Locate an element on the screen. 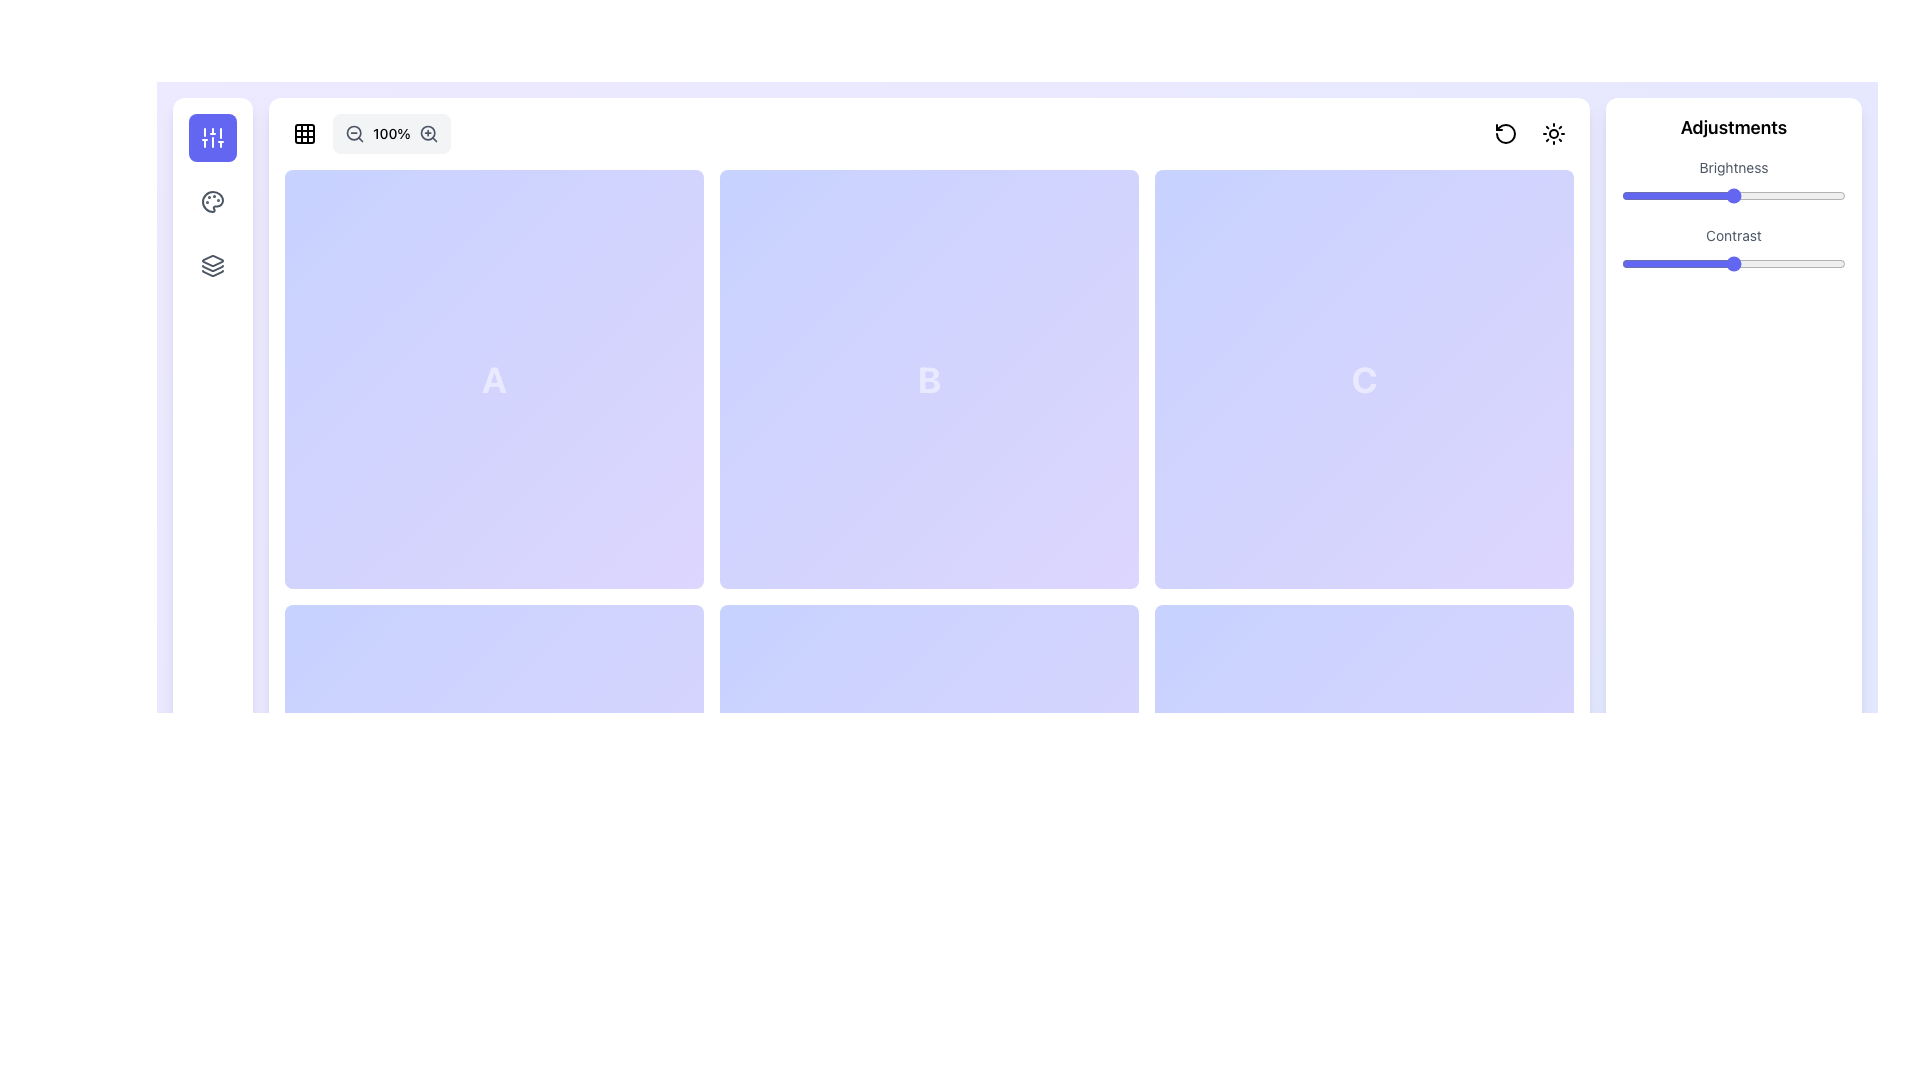 The height and width of the screenshot is (1080, 1920). the brightness level is located at coordinates (1622, 196).